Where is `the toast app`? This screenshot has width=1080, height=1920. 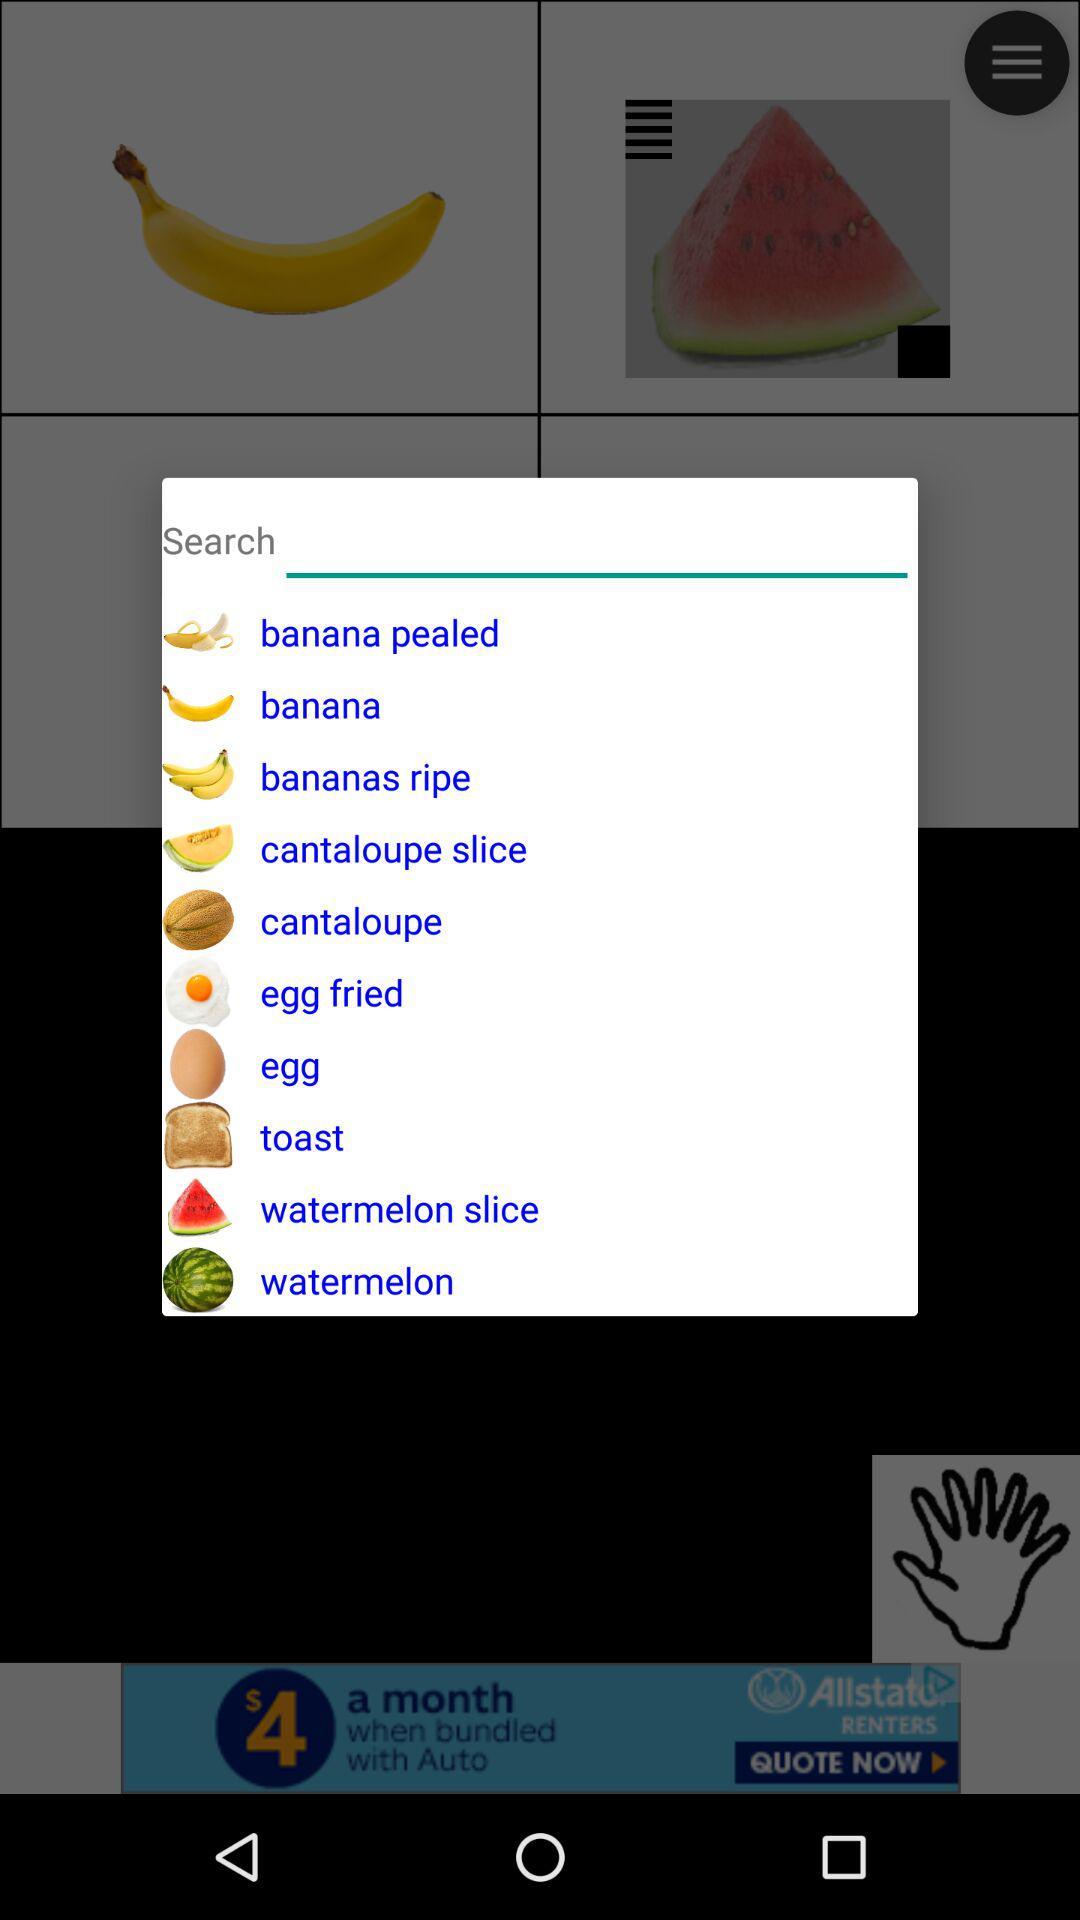 the toast app is located at coordinates (289, 1136).